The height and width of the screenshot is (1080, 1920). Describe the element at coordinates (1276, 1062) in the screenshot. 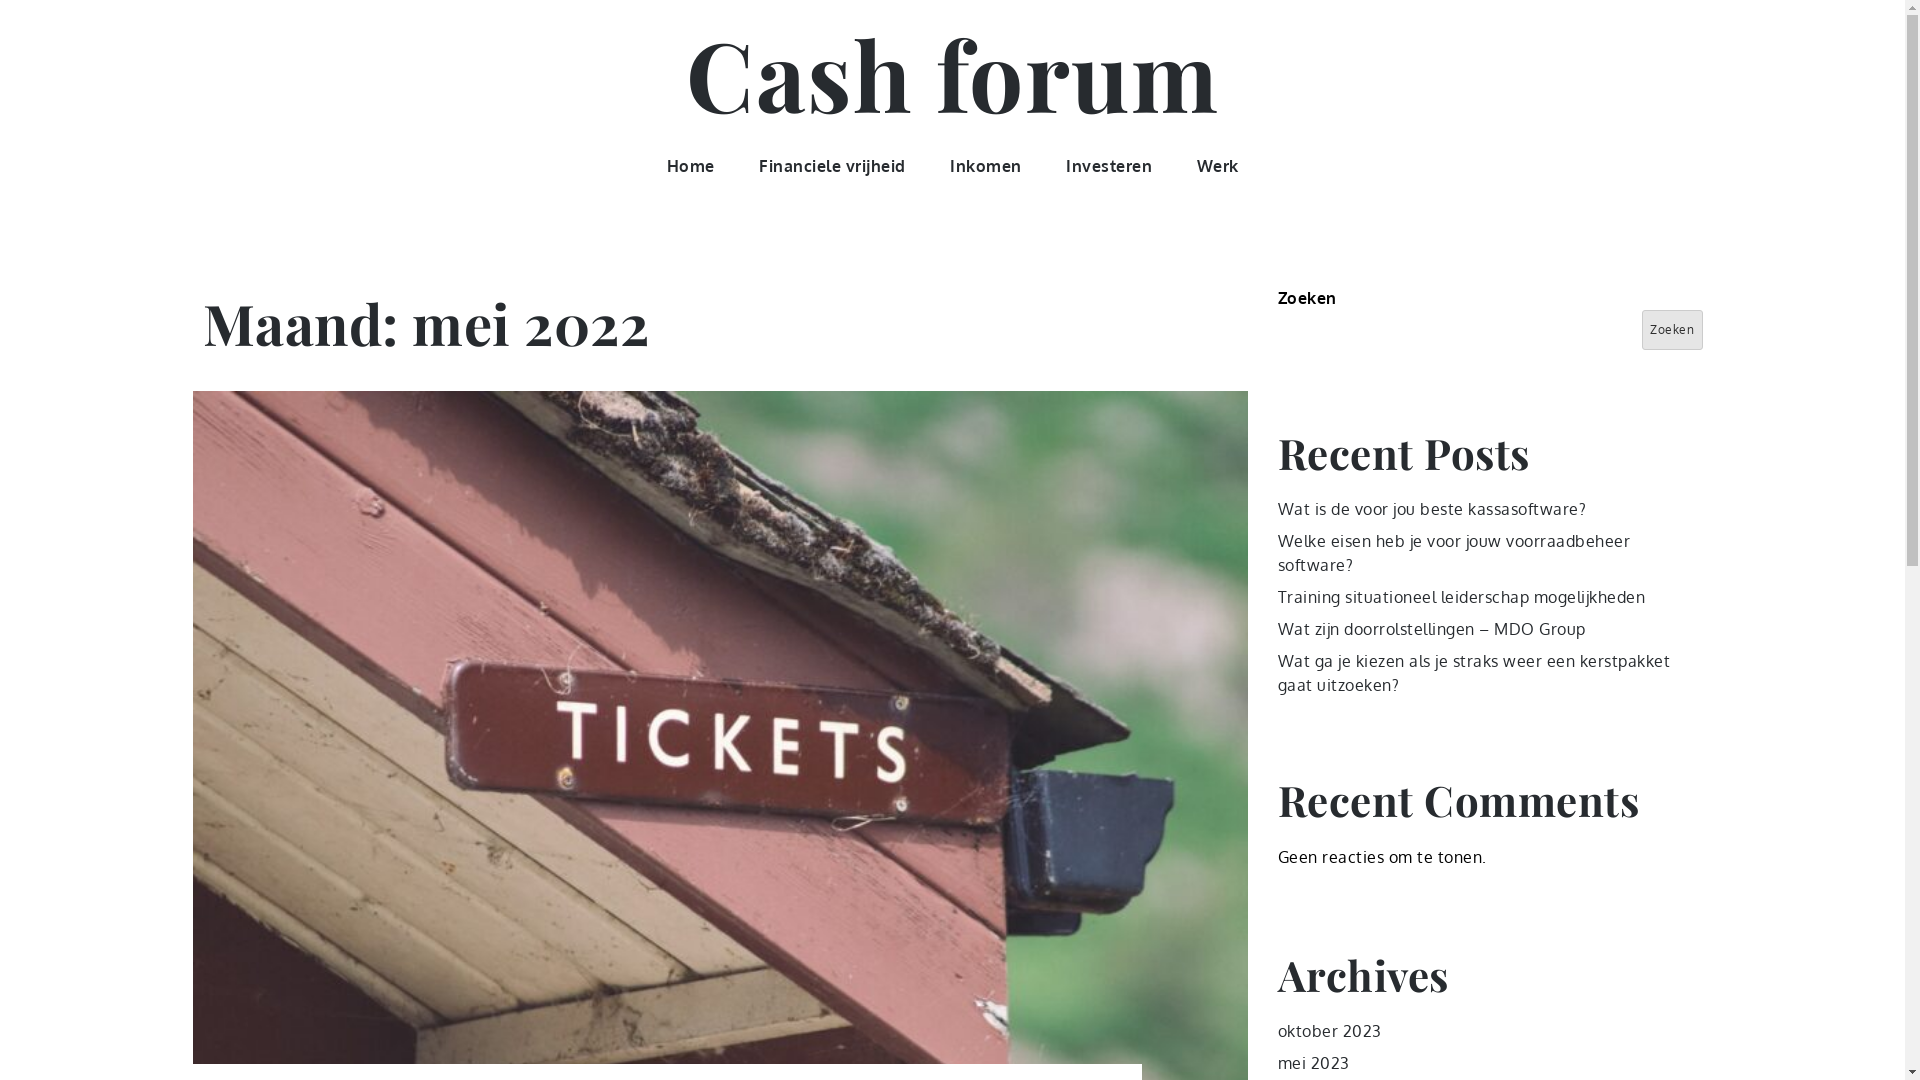

I see `'mei 2023'` at that location.